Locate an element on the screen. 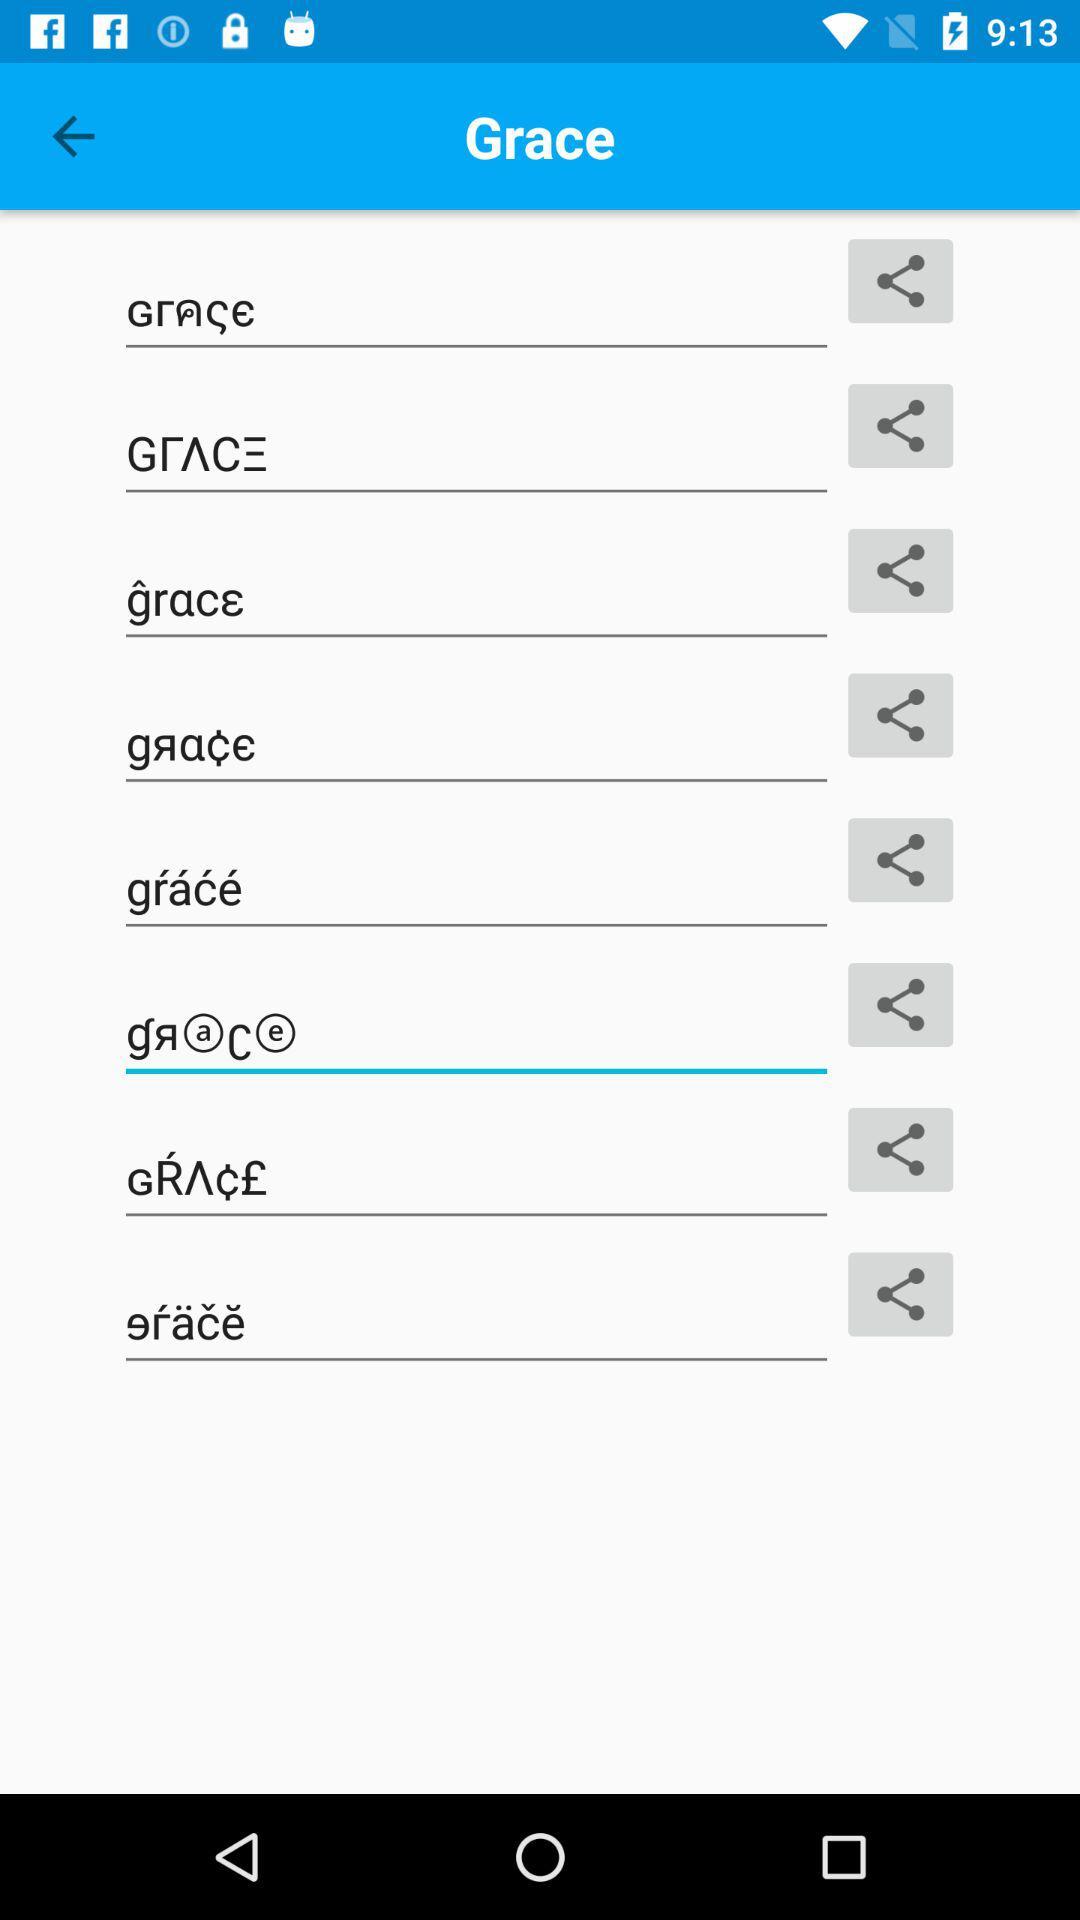 This screenshot has height=1920, width=1080. the last but third button of the page is located at coordinates (477, 887).